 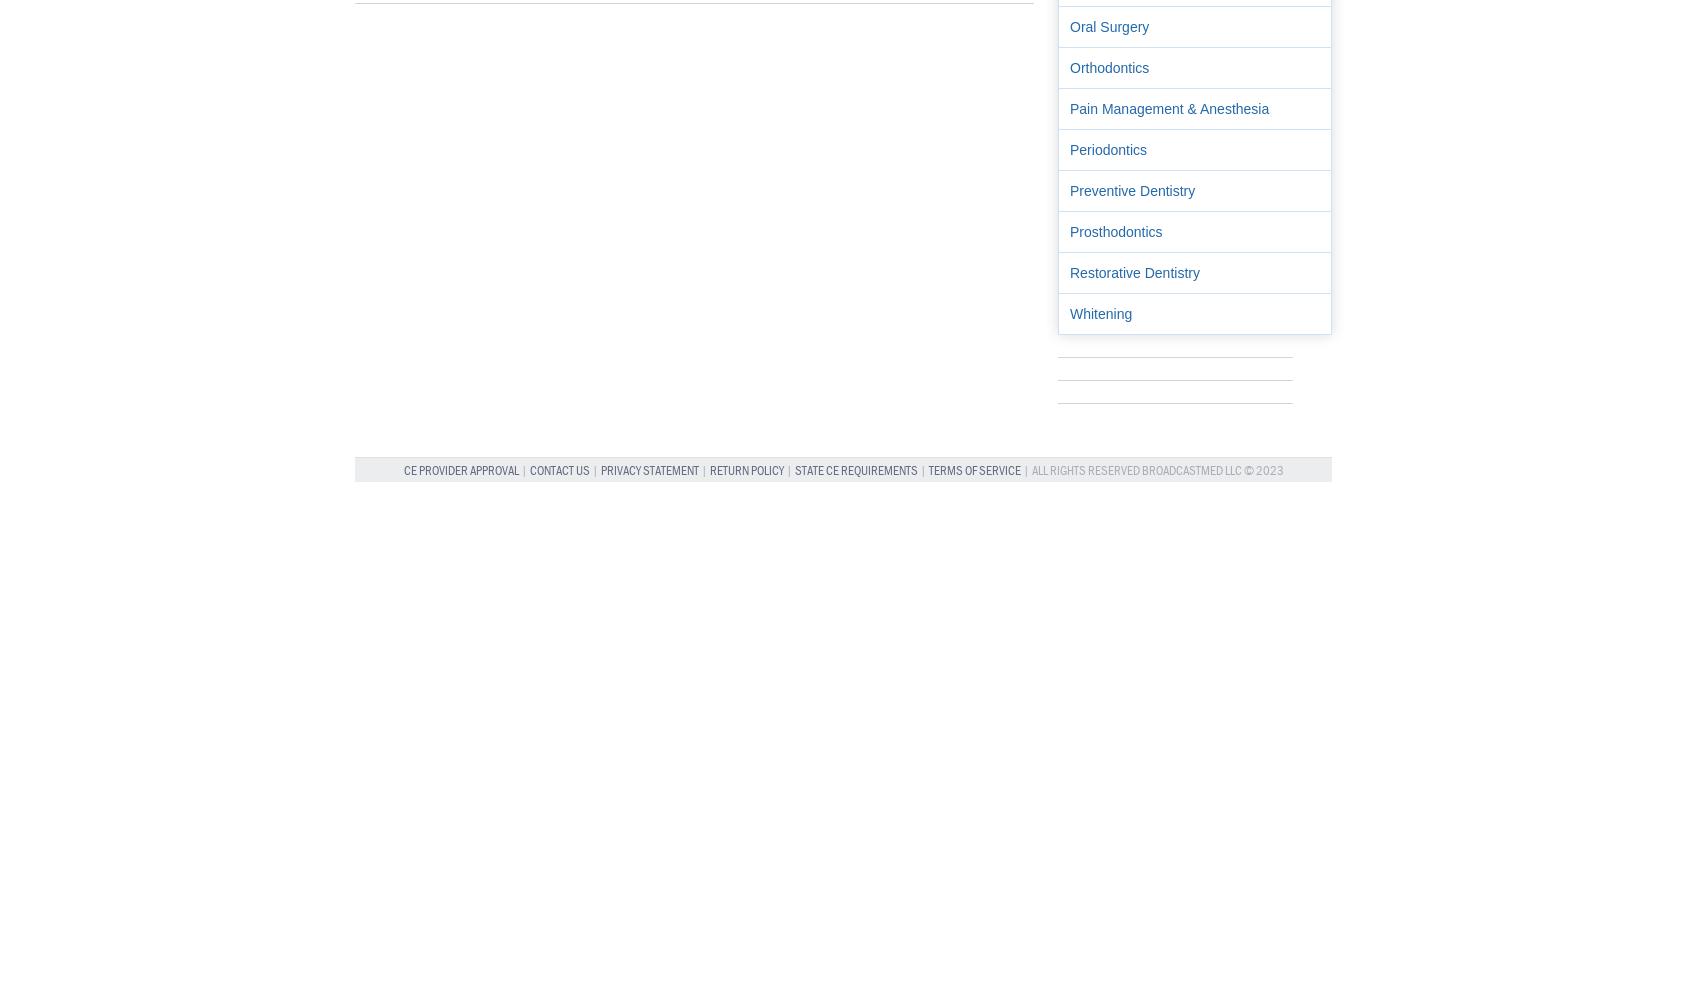 I want to click on 'Periodontics', so click(x=1107, y=149).